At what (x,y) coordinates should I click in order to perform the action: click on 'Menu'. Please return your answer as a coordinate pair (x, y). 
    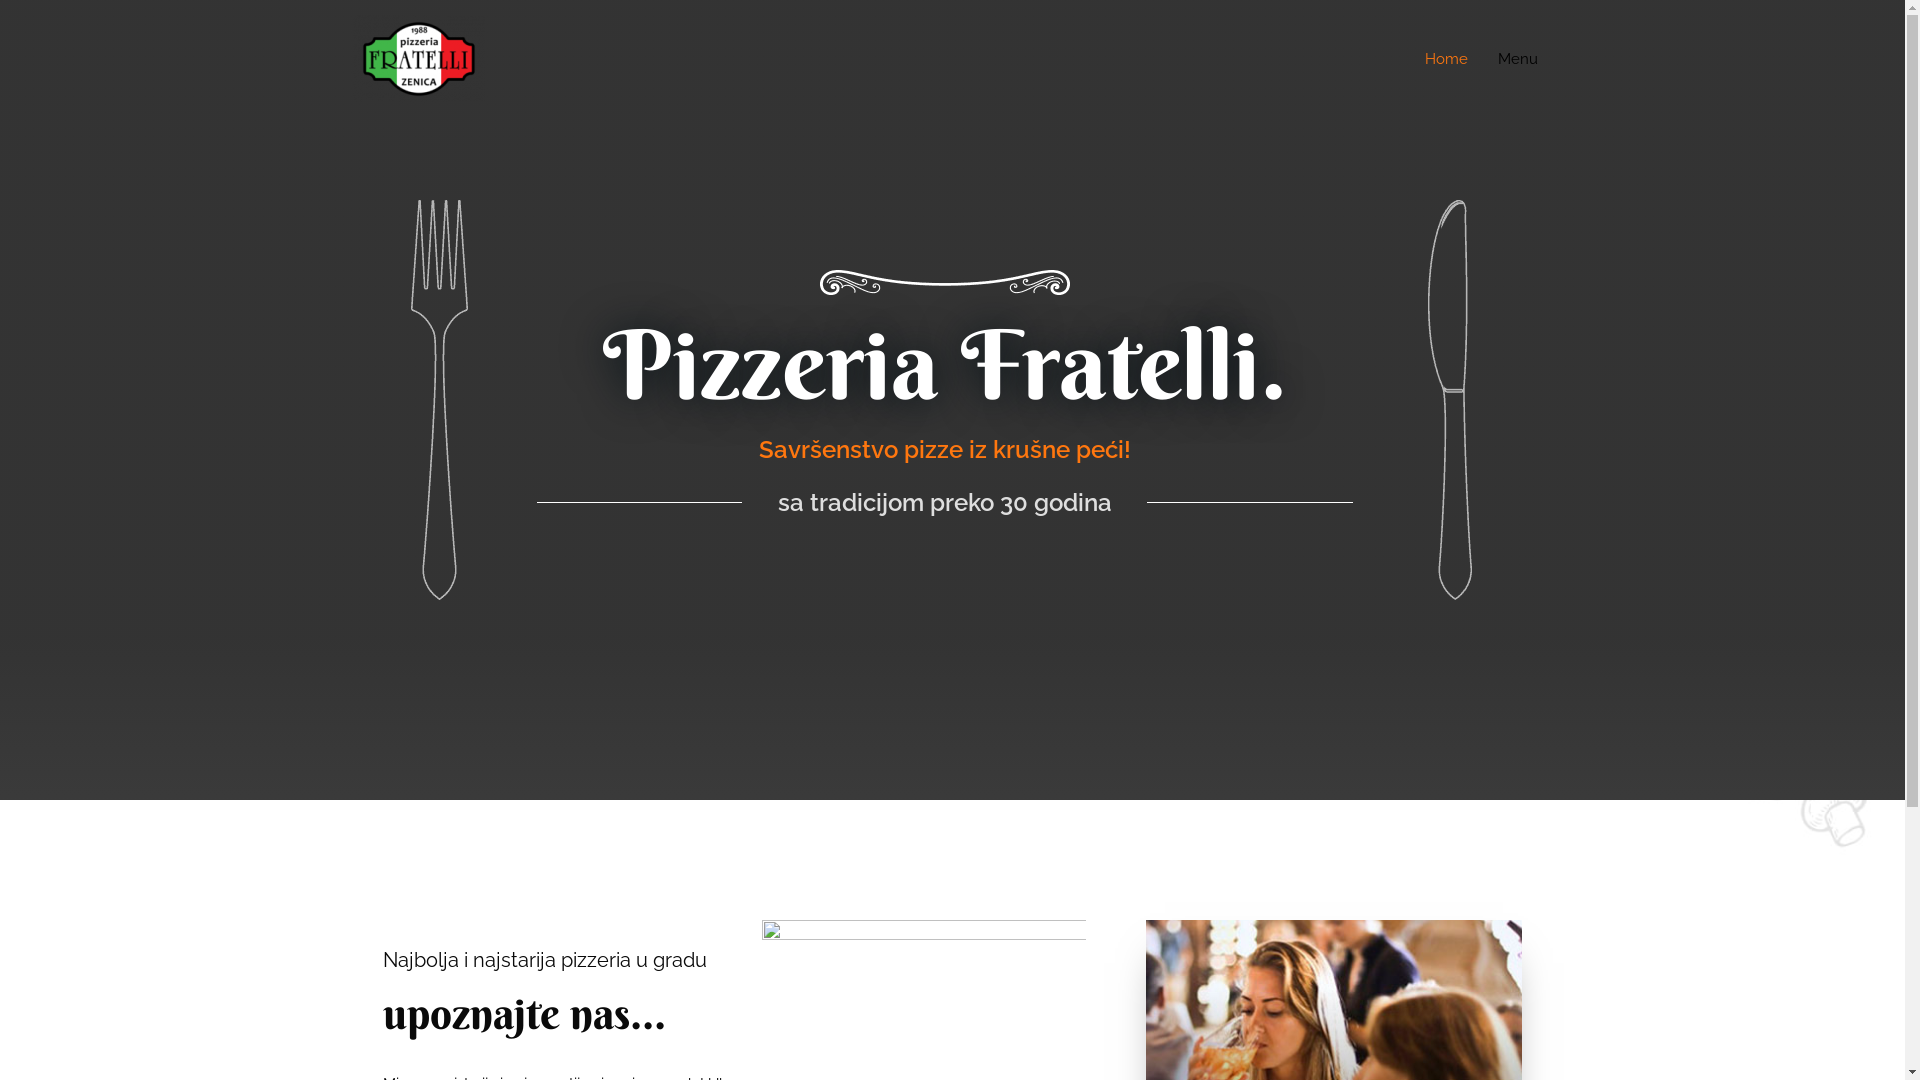
    Looking at the image, I should click on (1482, 57).